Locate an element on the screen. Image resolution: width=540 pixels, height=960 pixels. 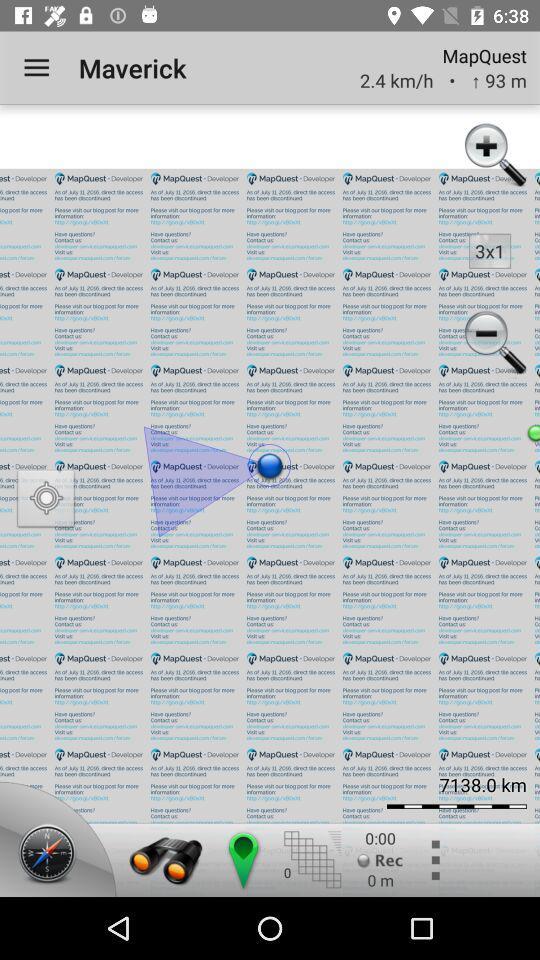
start recording current driving route is located at coordinates (380, 859).